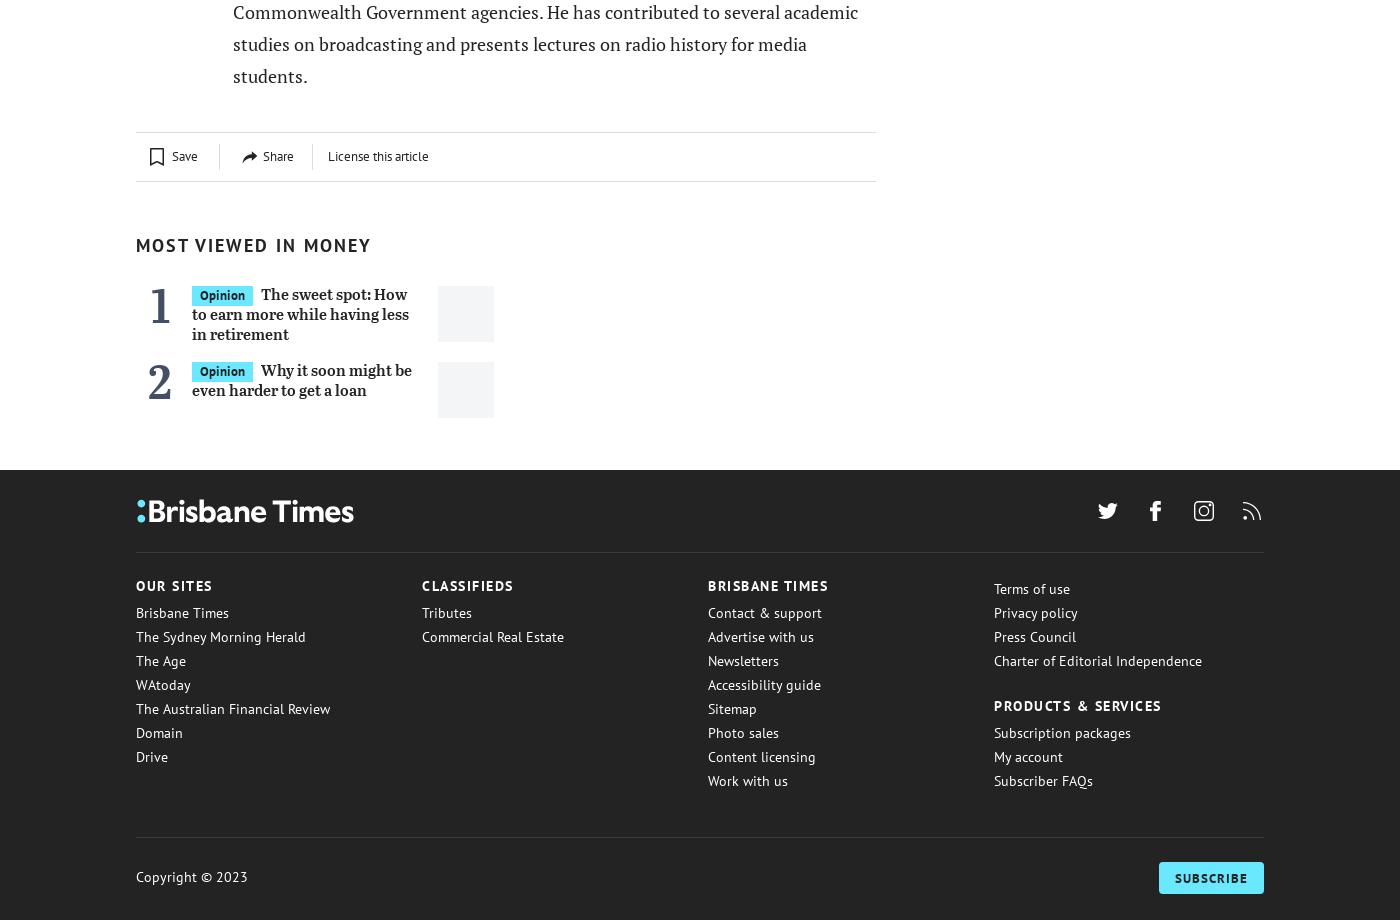 This screenshot has width=1400, height=920. Describe the element at coordinates (262, 82) in the screenshot. I see `'or'` at that location.